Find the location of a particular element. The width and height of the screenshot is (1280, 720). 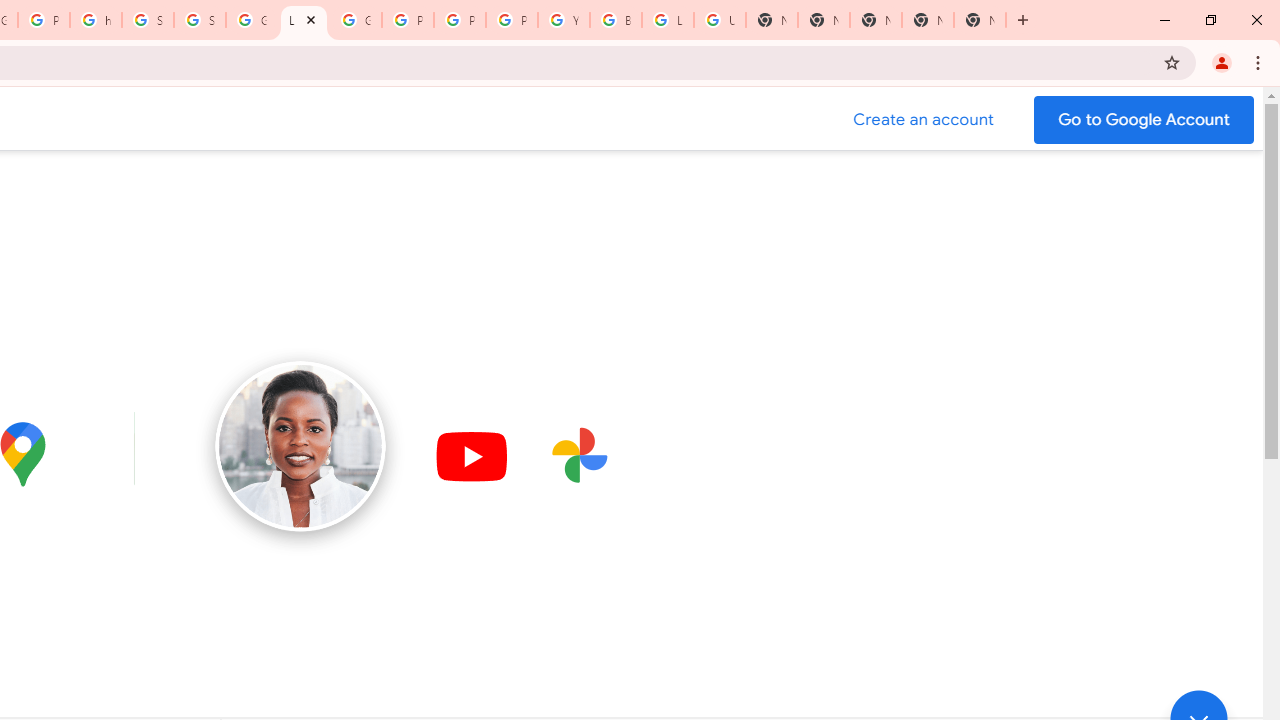

'Privacy Help Center - Policies Help' is located at coordinates (459, 20).